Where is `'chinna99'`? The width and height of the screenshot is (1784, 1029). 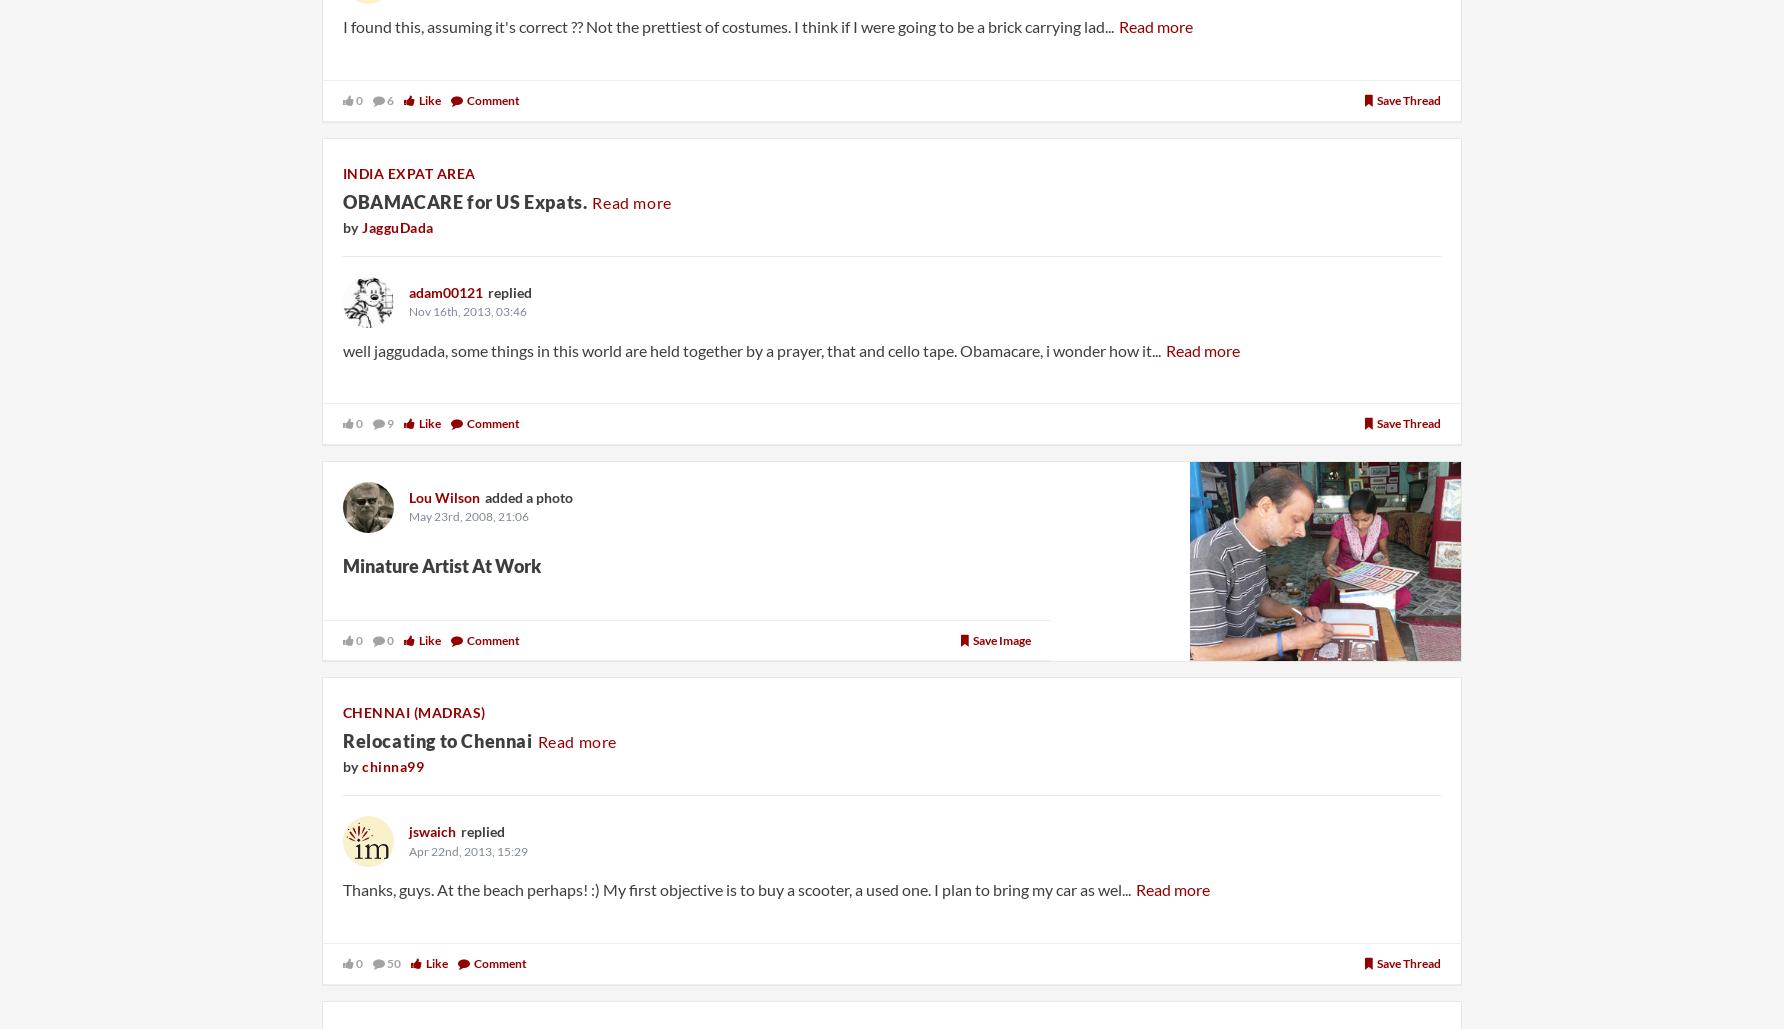 'chinna99' is located at coordinates (392, 766).